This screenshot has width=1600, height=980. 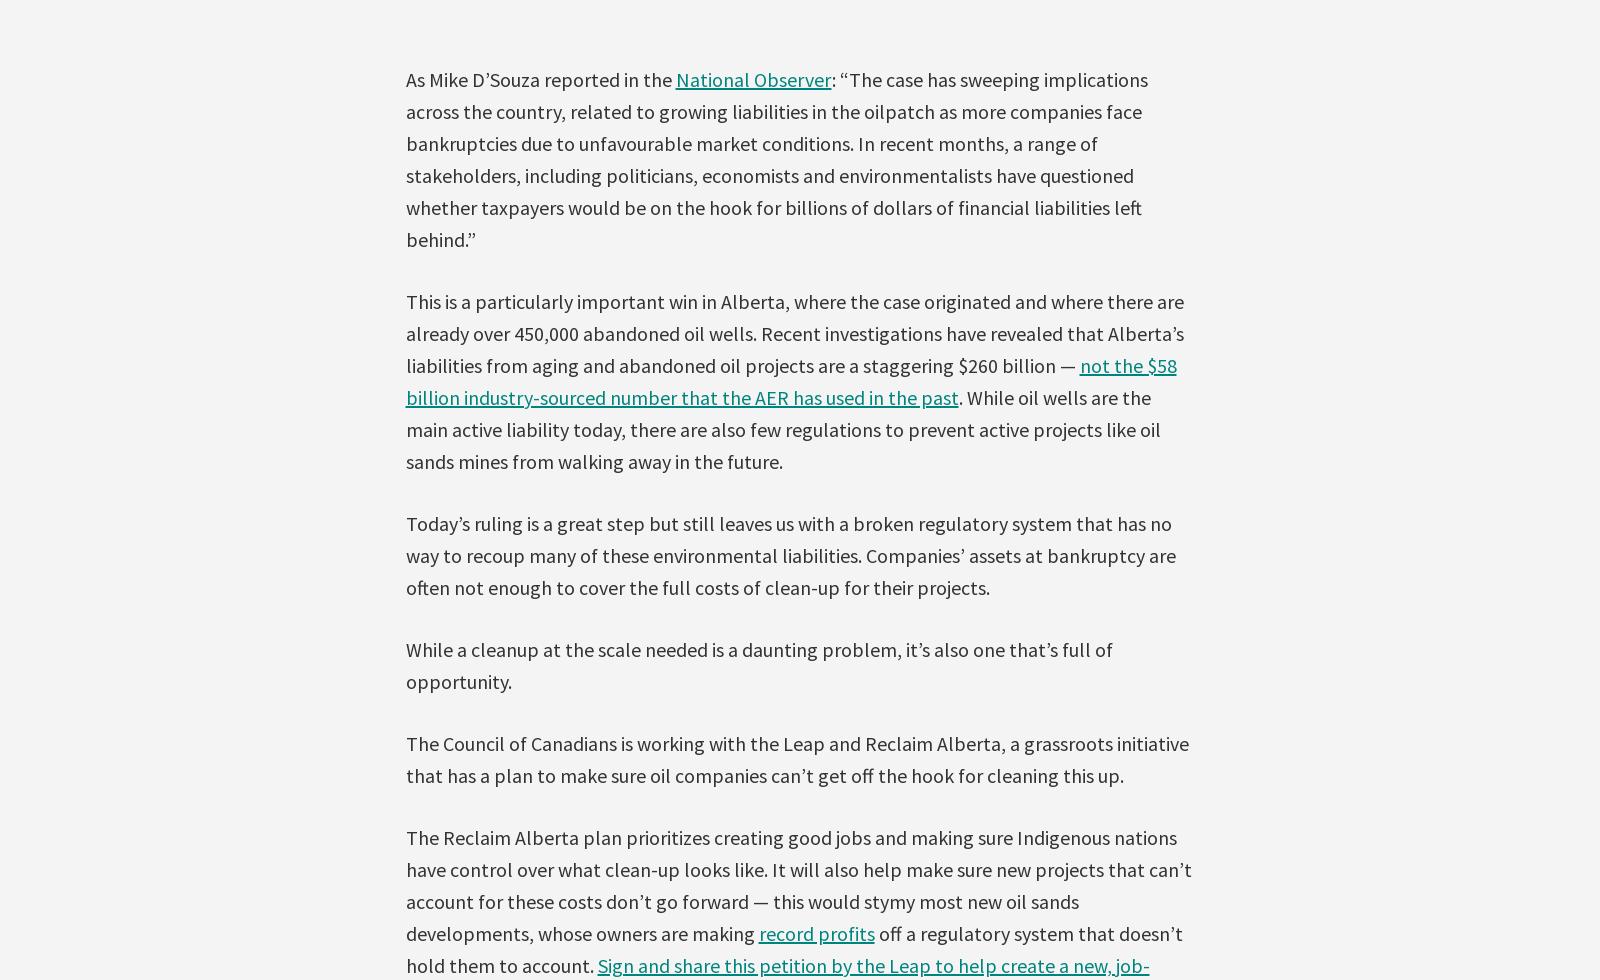 What do you see at coordinates (798, 884) in the screenshot?
I see `'The Reclaim Alberta plan prioritizes creating good jobs and making sure Indigenous nations have control over what clean-up looks like. It will also help make sure new projects that can’t account for these costs don’t go forward — this would stymy most new oil sands developments, whose owners are making'` at bounding box center [798, 884].